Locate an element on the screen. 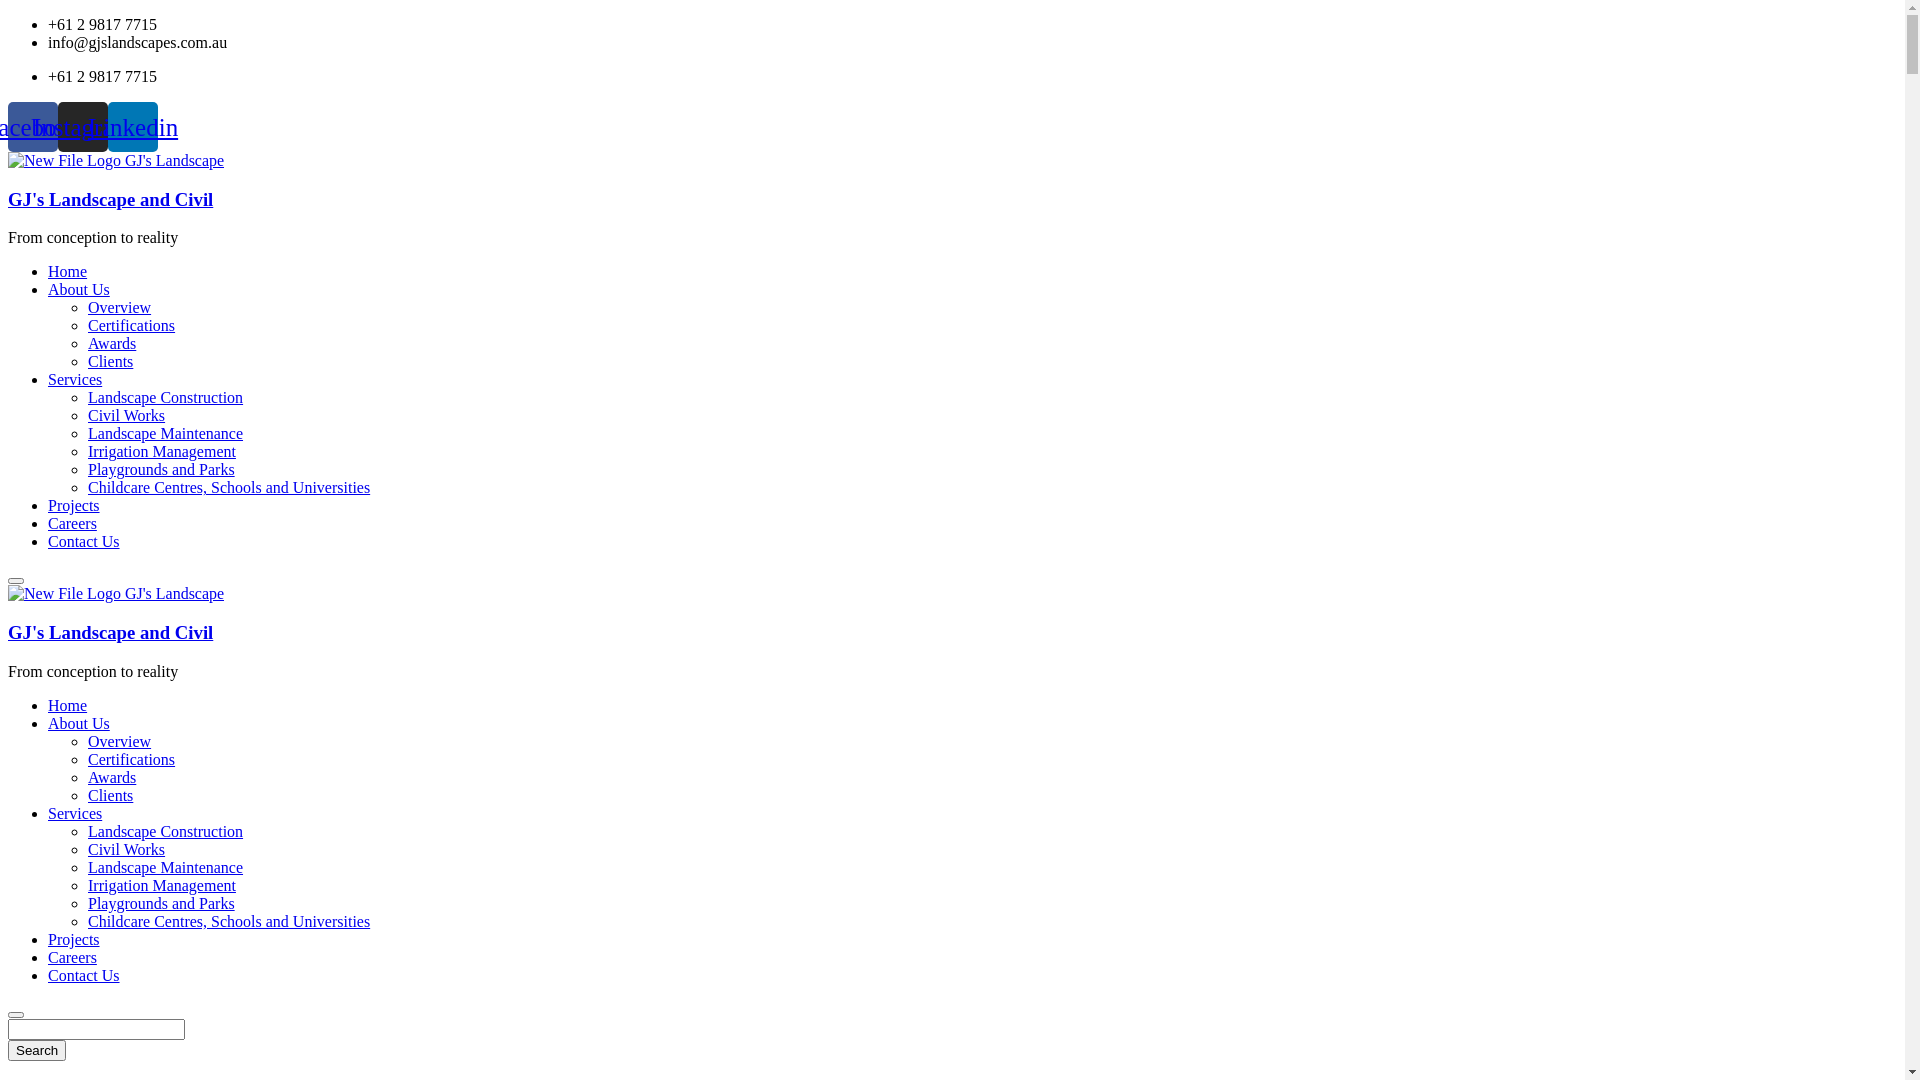  'Overview' is located at coordinates (118, 307).